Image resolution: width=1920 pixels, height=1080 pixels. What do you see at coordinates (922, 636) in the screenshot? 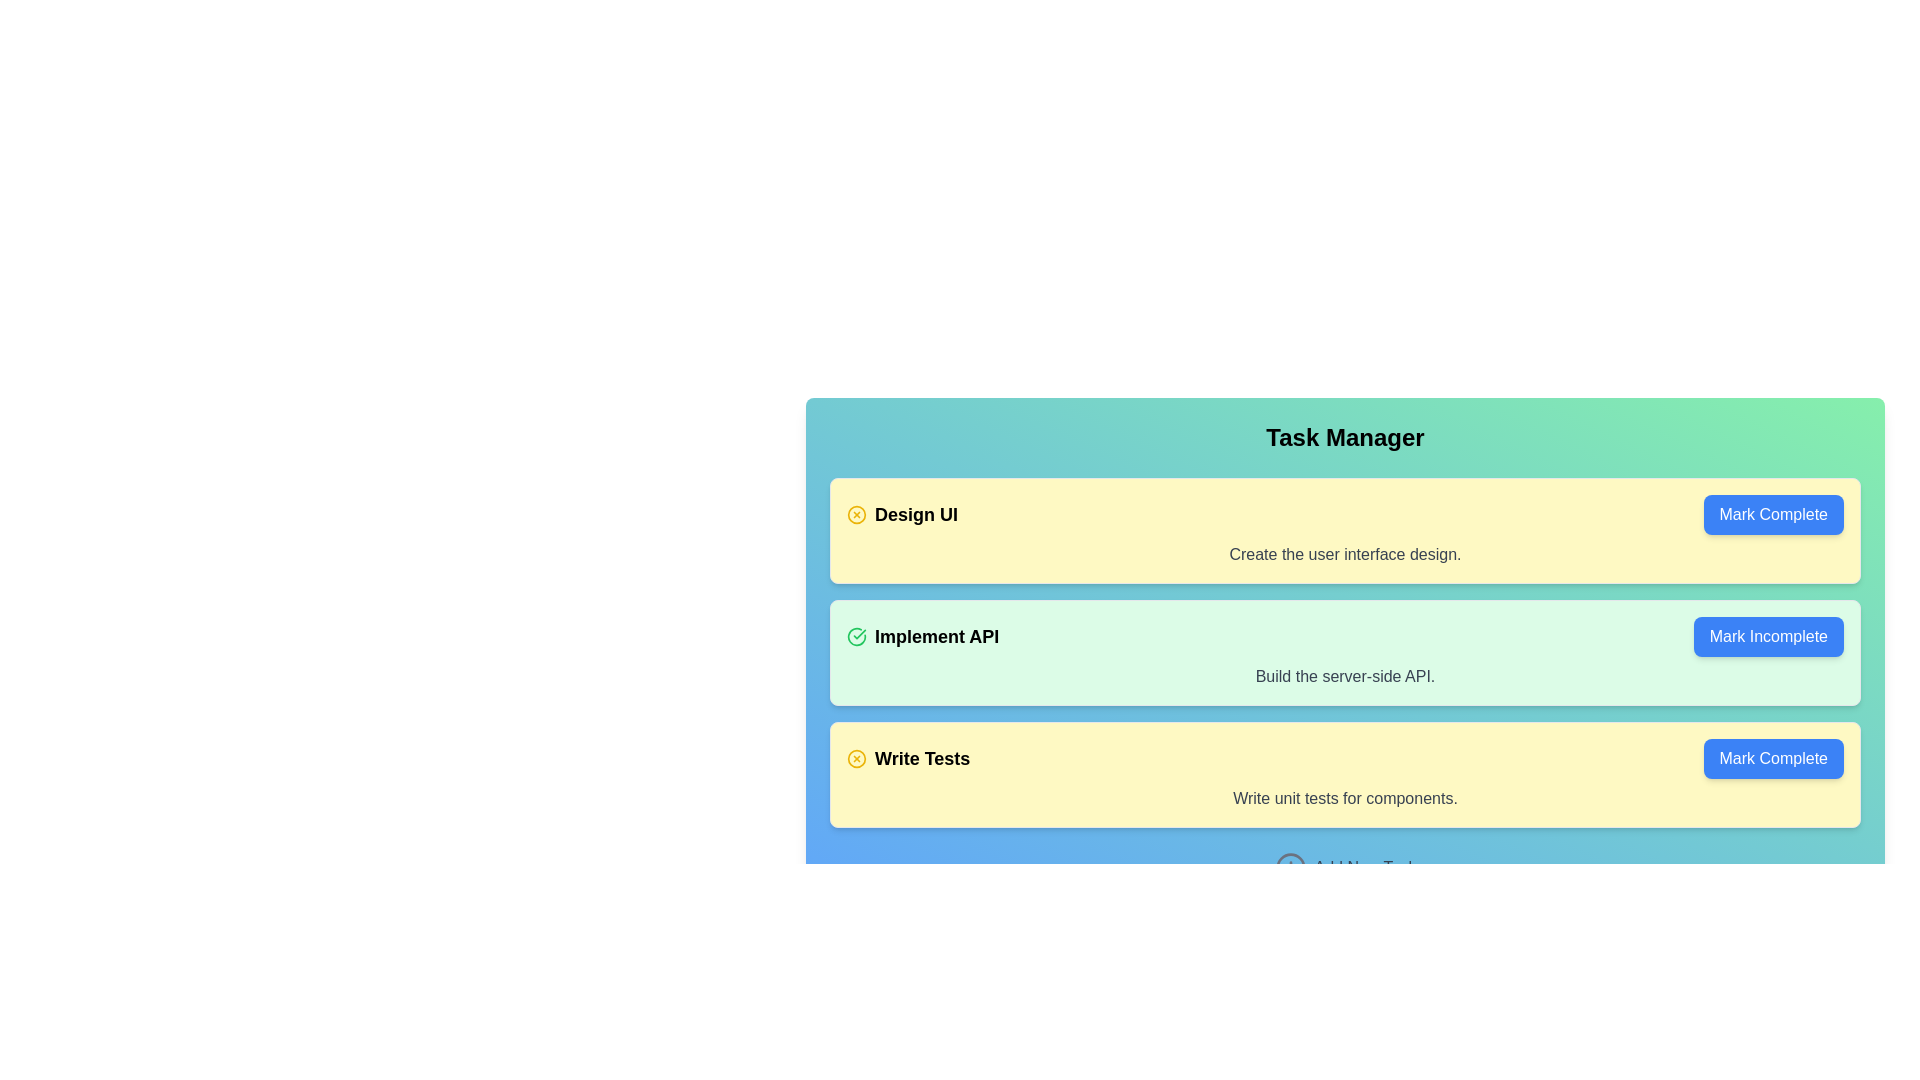
I see `the text label that reads 'Implement API', which is styled with a green checkmark icon, located as the second task item in a vertical list of steps in the task management interface` at bounding box center [922, 636].